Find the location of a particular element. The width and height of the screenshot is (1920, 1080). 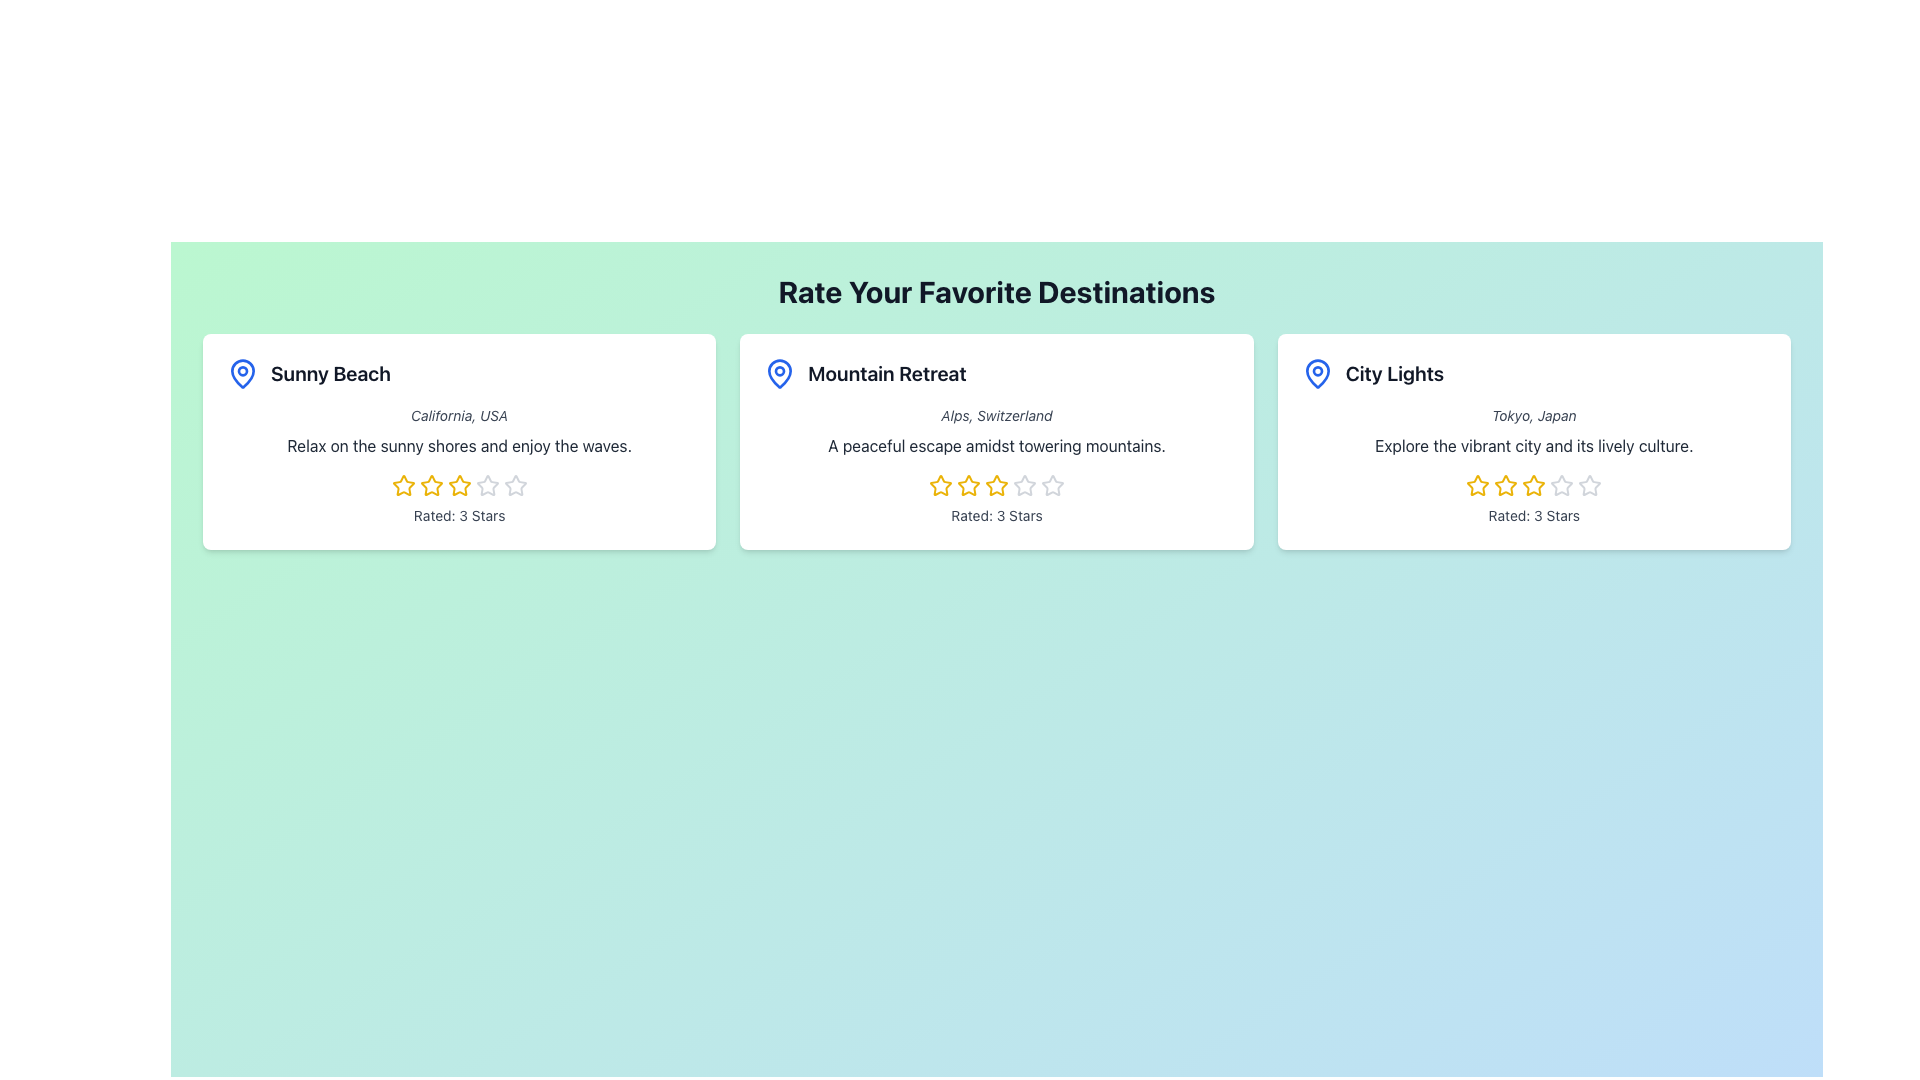

the fourth star in the rating group for 'Mountain Retreat' is located at coordinates (997, 486).